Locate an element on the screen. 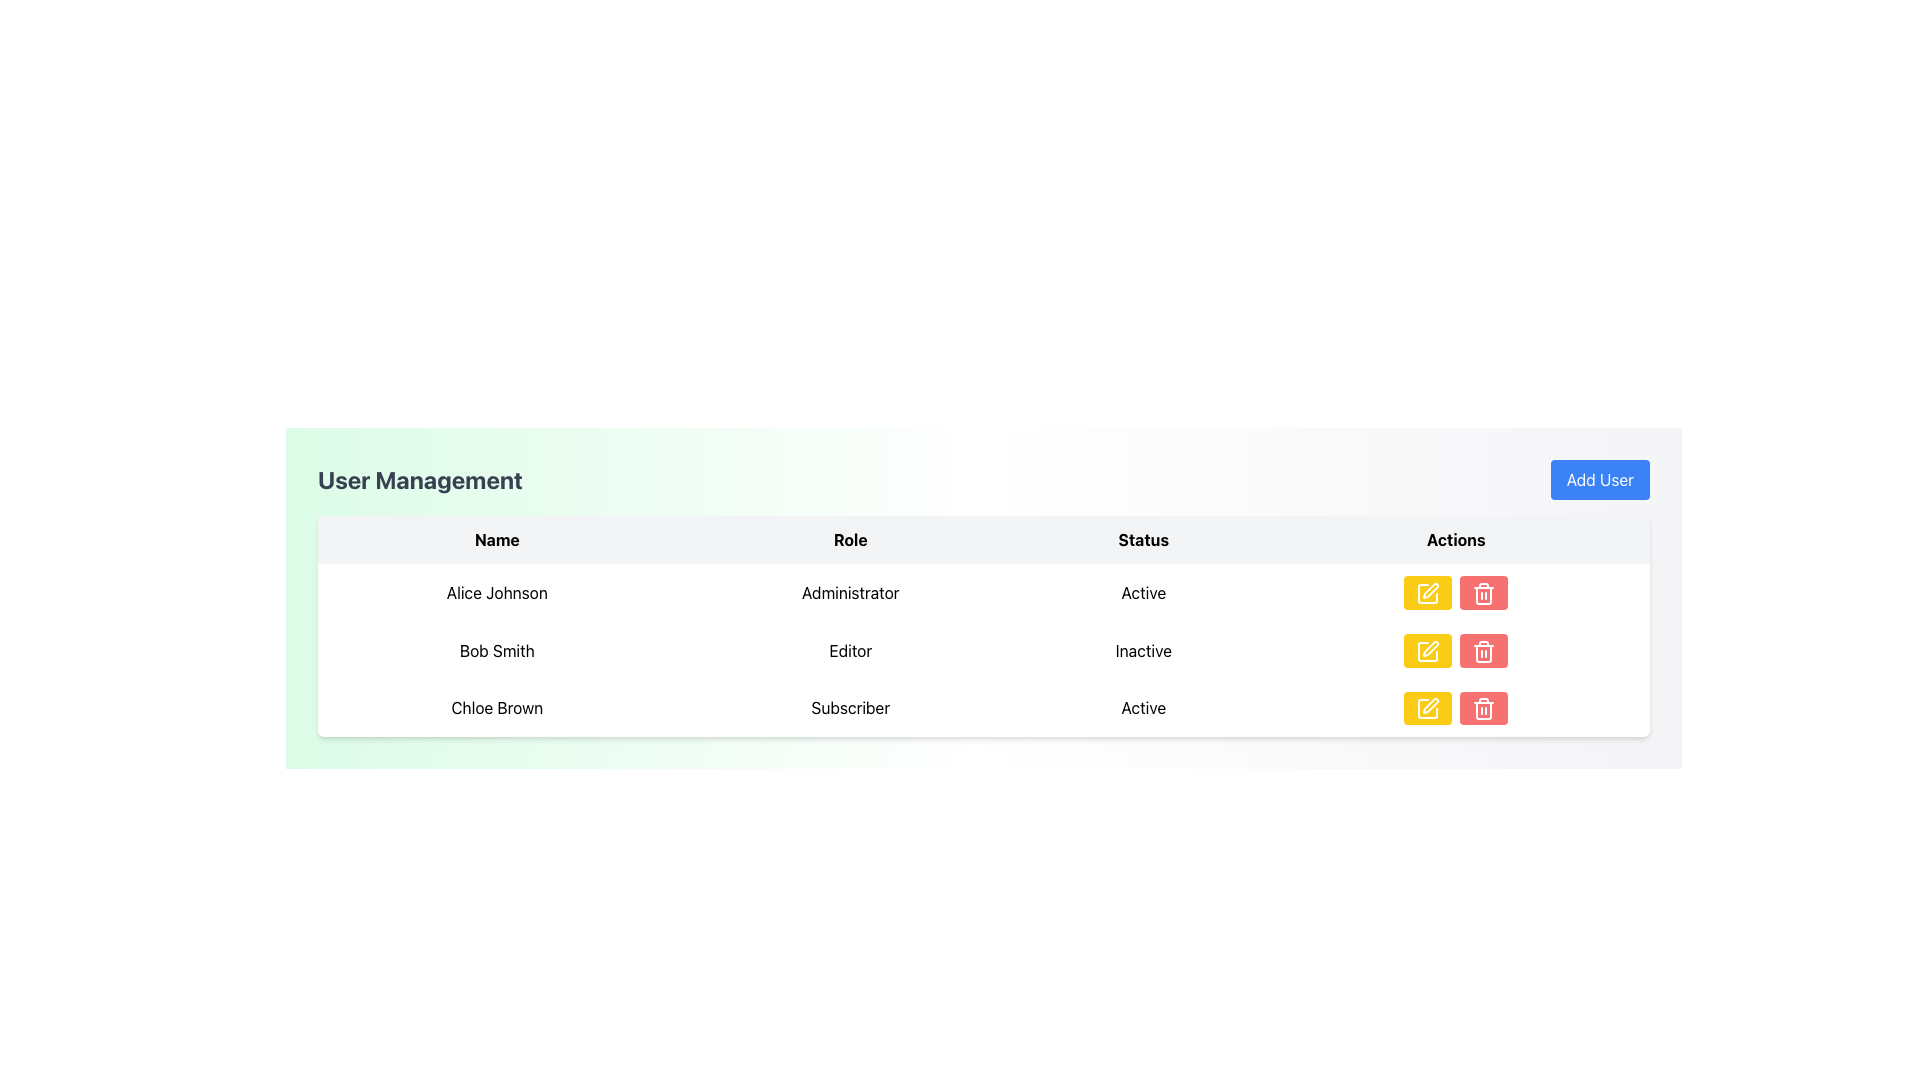 This screenshot has height=1080, width=1920. the trash can icon in the 'Actions' column of the last row in the user management table is located at coordinates (1484, 710).